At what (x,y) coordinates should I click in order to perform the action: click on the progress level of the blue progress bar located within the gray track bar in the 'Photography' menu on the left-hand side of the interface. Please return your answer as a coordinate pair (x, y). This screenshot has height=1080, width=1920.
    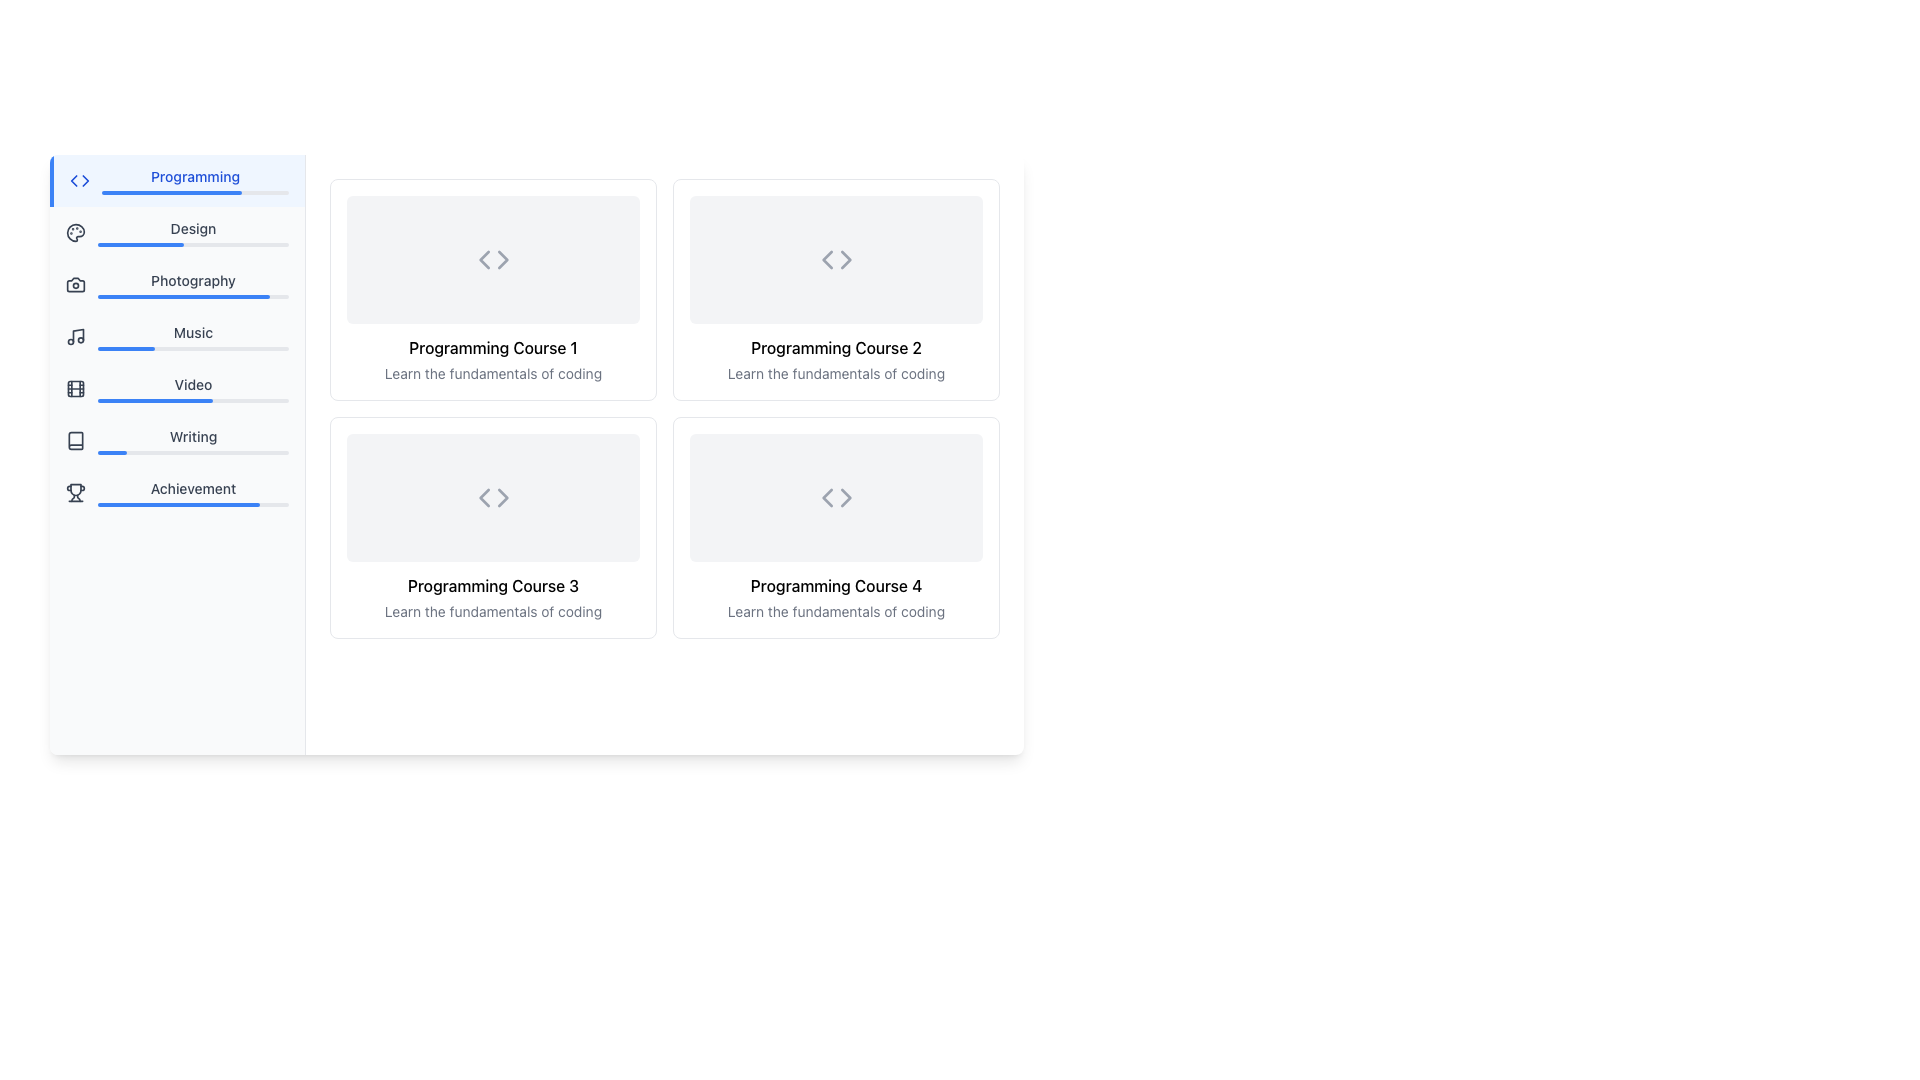
    Looking at the image, I should click on (183, 297).